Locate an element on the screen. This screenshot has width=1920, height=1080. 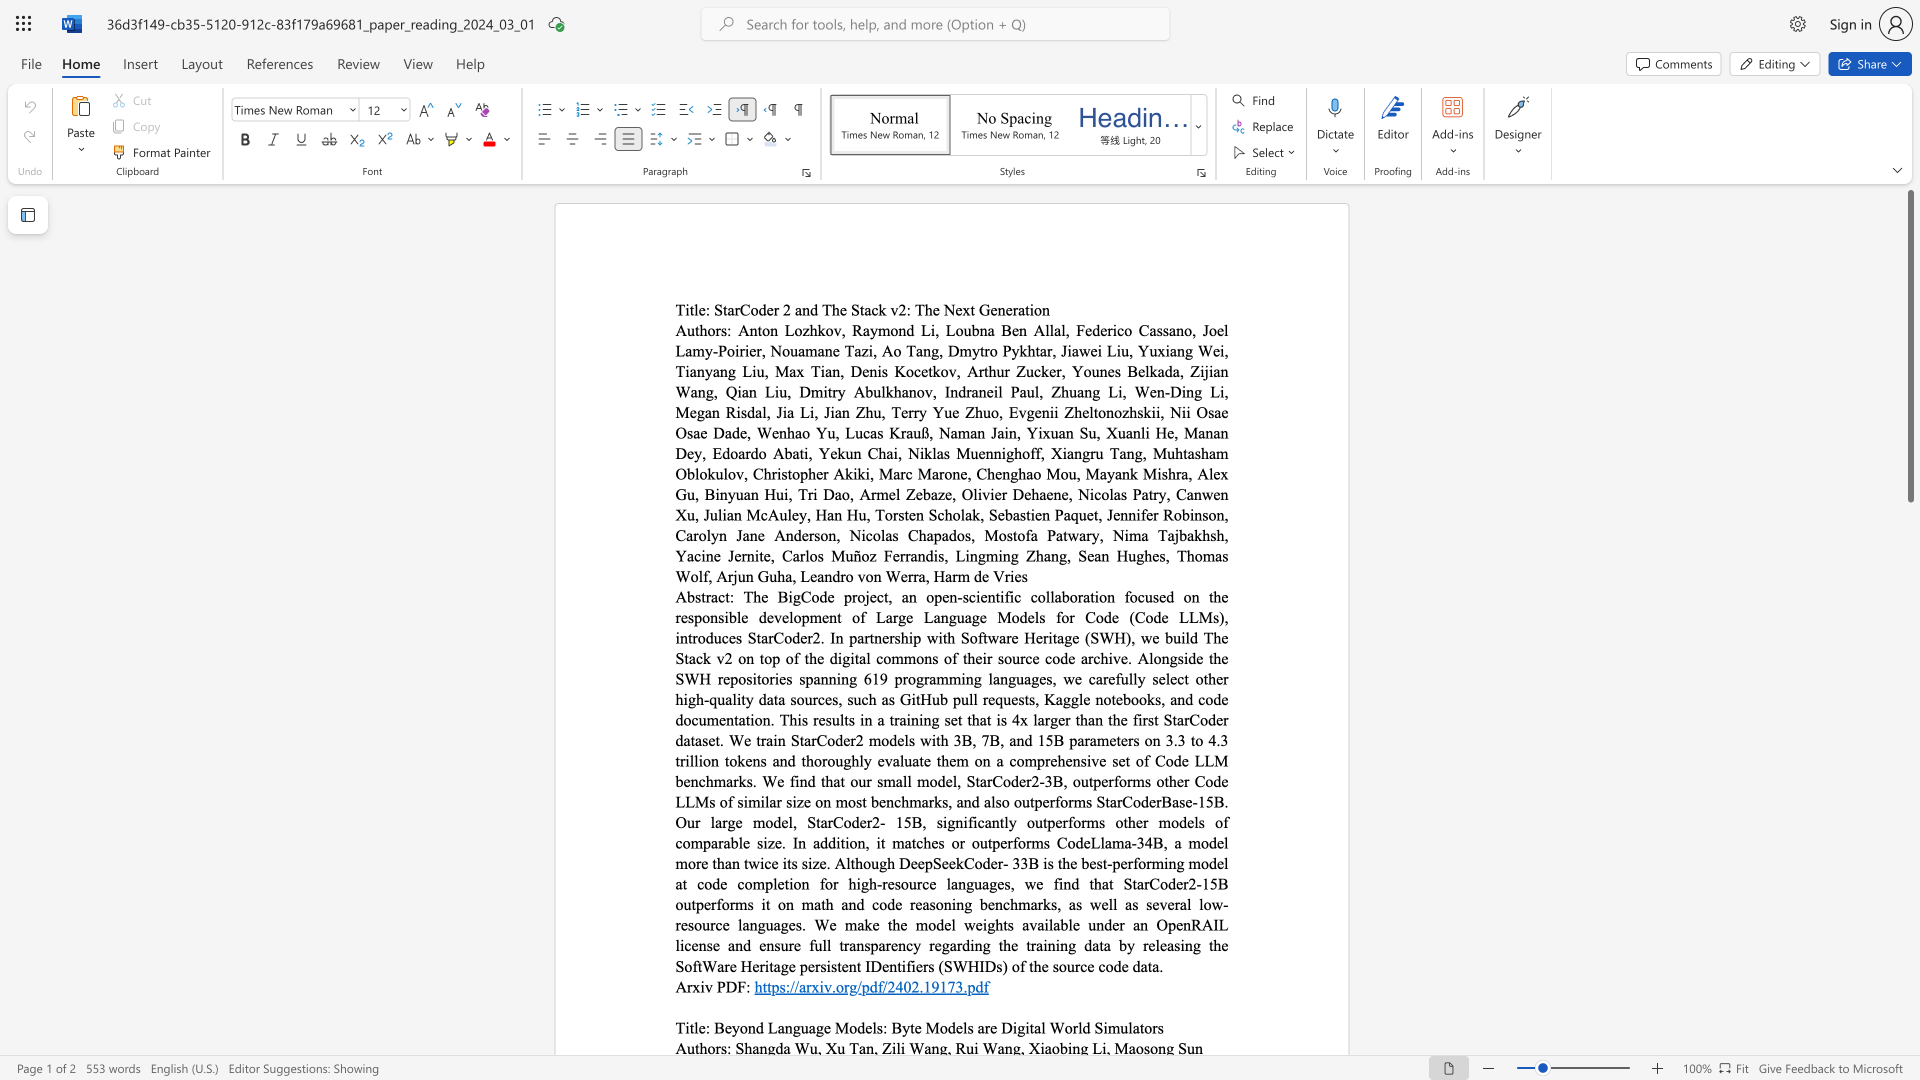
the subset text "anguage Models: Byte Mode" within the text "Beyond Language Models: Byte Models are Digital World Simulators" is located at coordinates (776, 1027).